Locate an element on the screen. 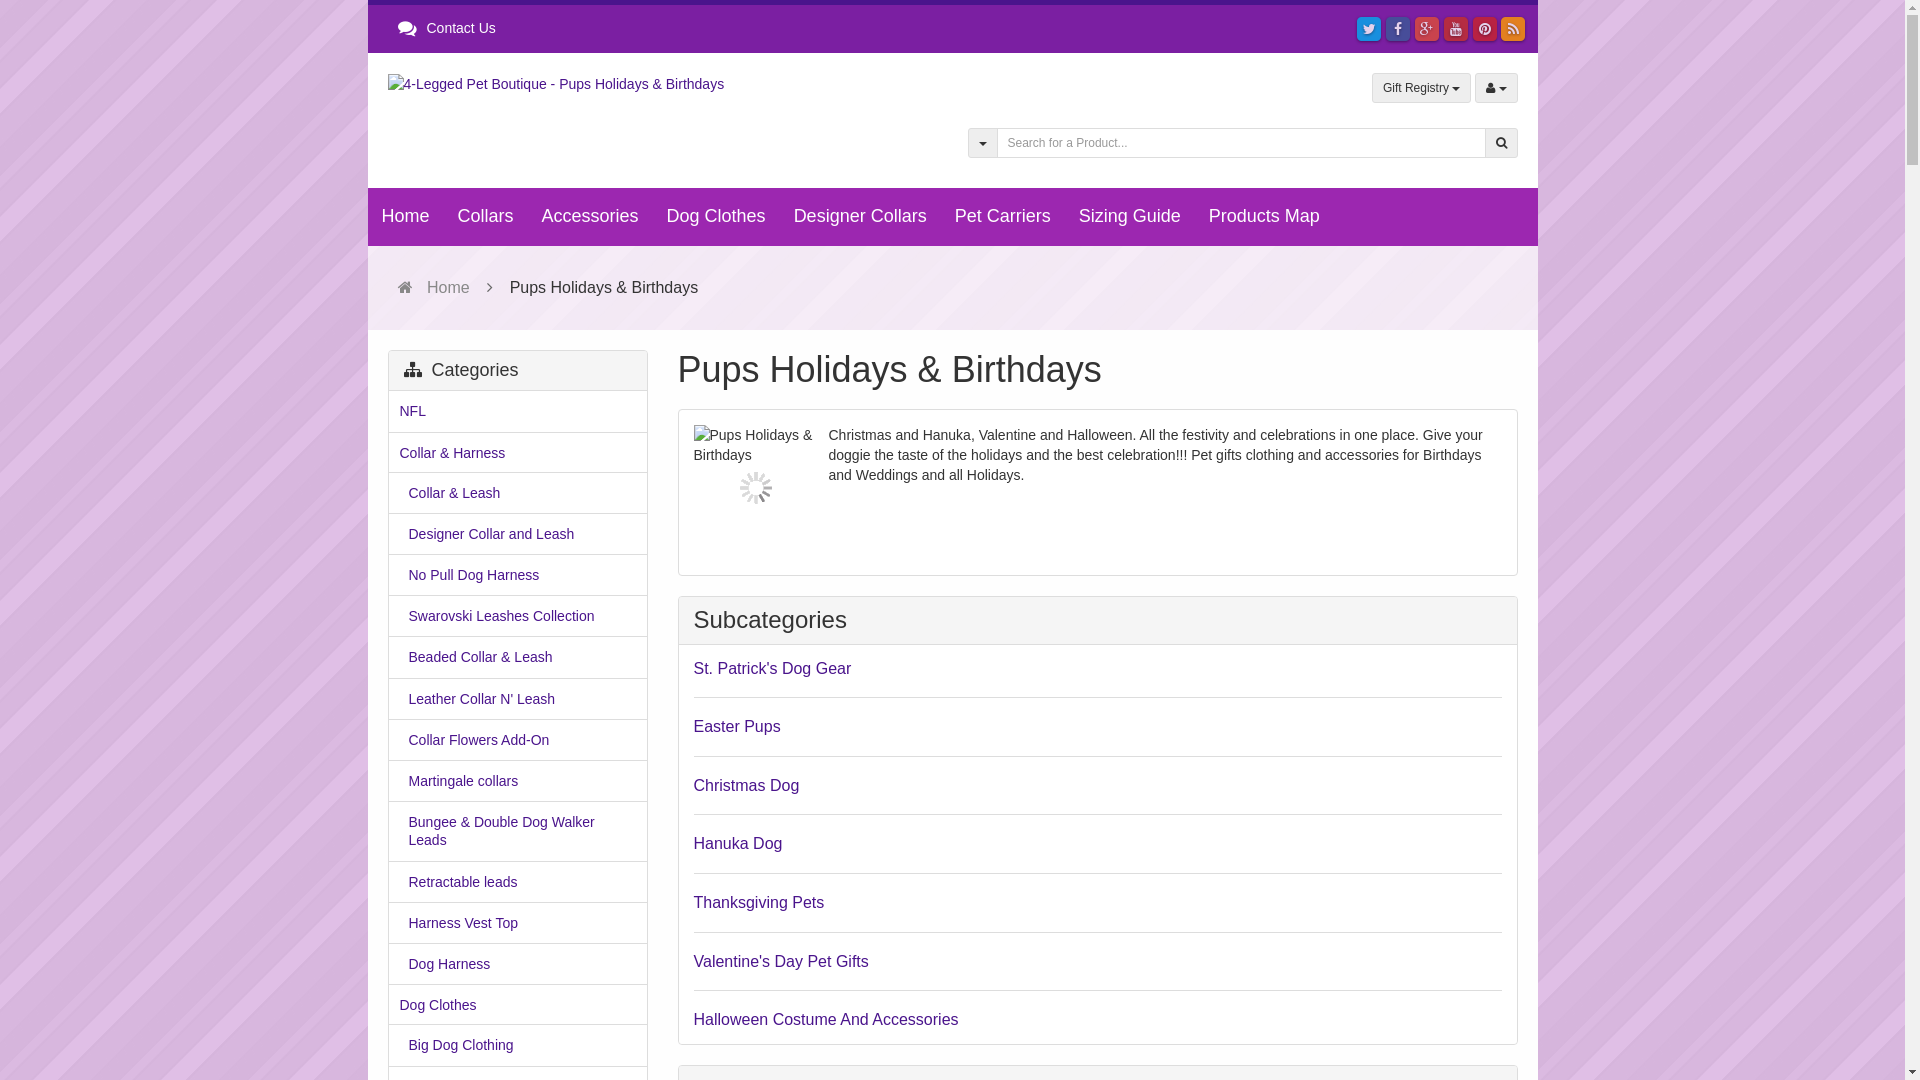  'Facebook' is located at coordinates (1396, 29).